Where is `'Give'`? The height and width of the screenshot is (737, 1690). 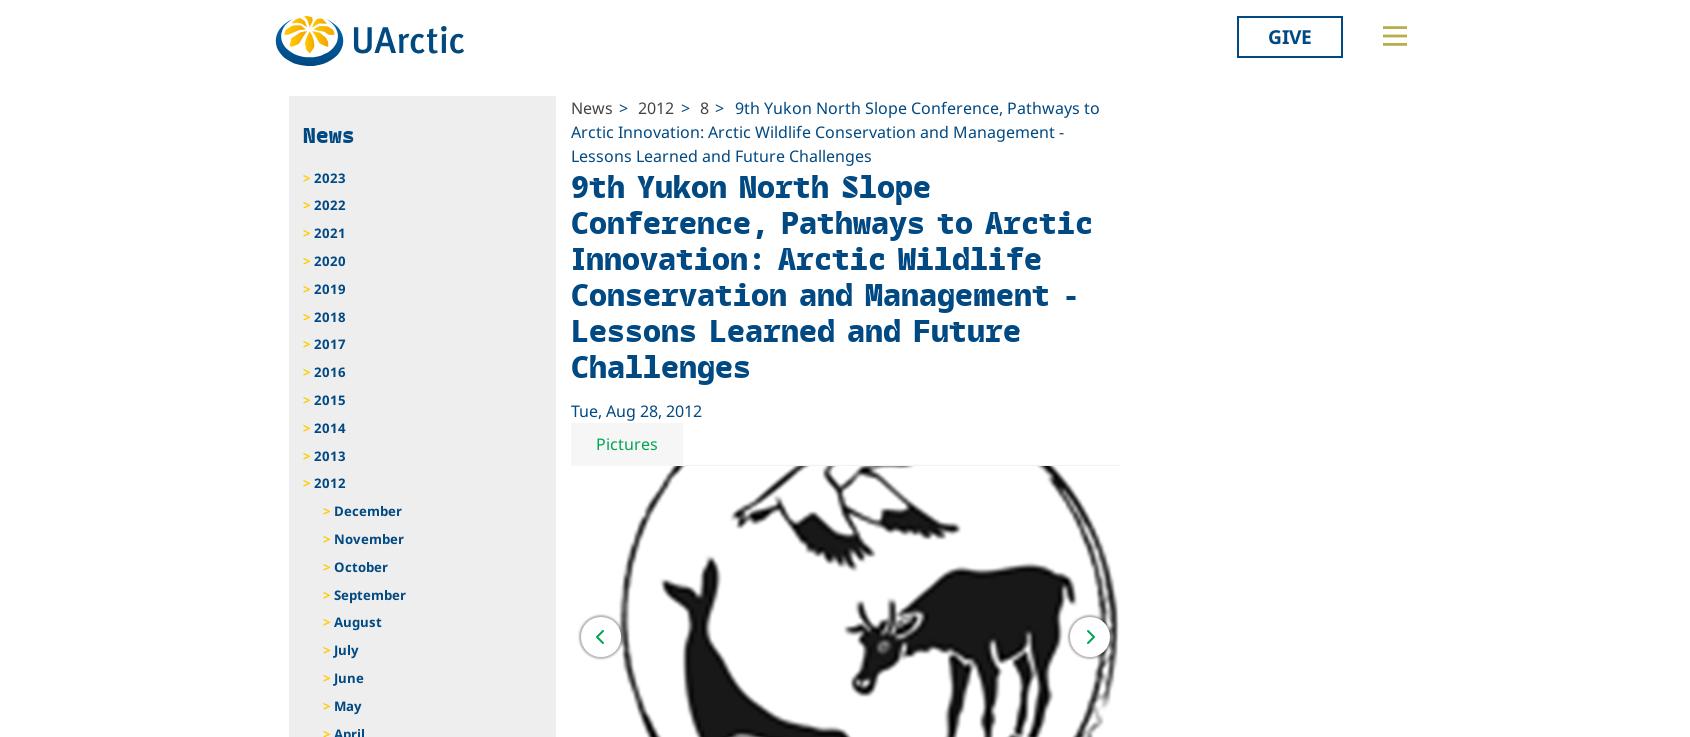 'Give' is located at coordinates (1289, 34).